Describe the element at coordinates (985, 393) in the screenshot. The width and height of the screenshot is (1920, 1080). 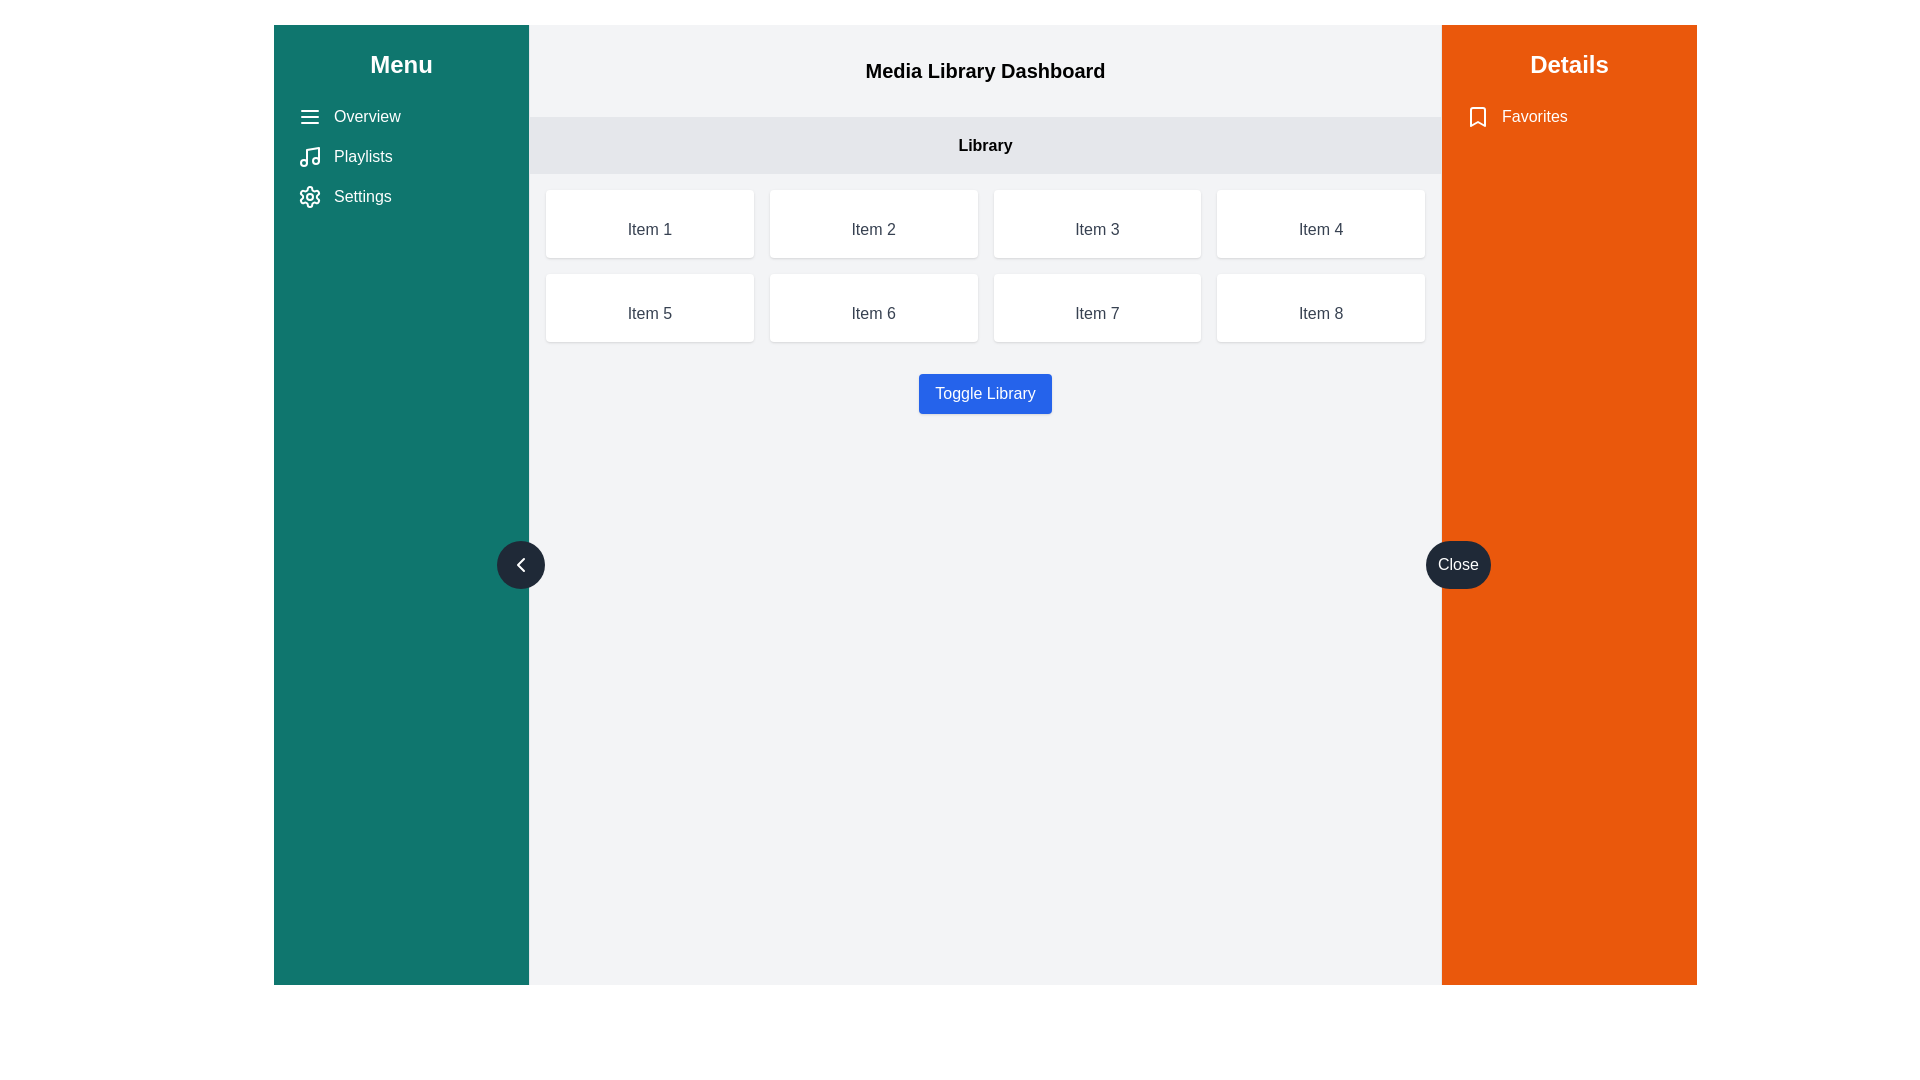
I see `the 'Toggle Library' button to enable keyboard interaction` at that location.